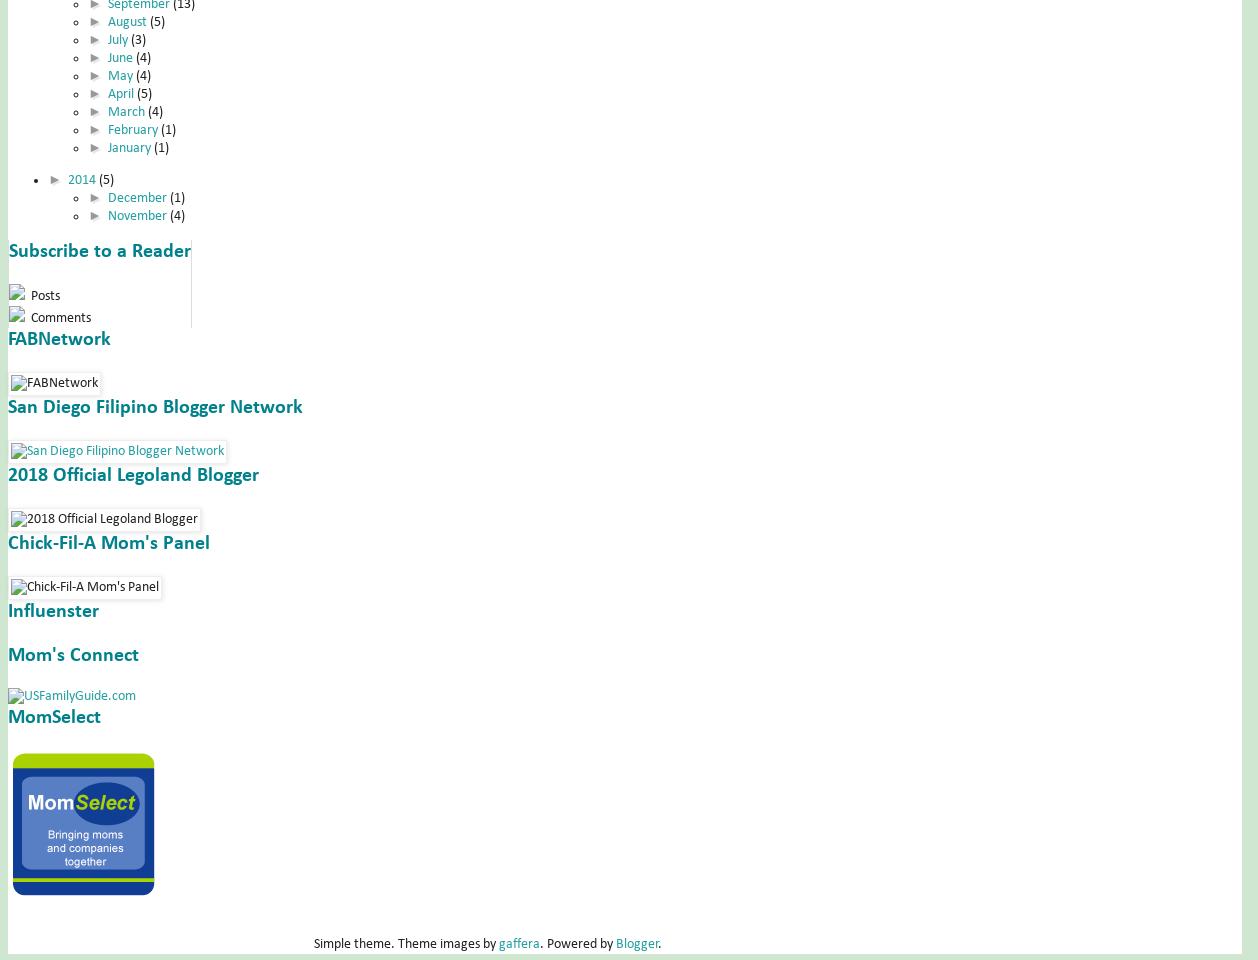 This screenshot has height=960, width=1258. I want to click on 'May', so click(121, 75).